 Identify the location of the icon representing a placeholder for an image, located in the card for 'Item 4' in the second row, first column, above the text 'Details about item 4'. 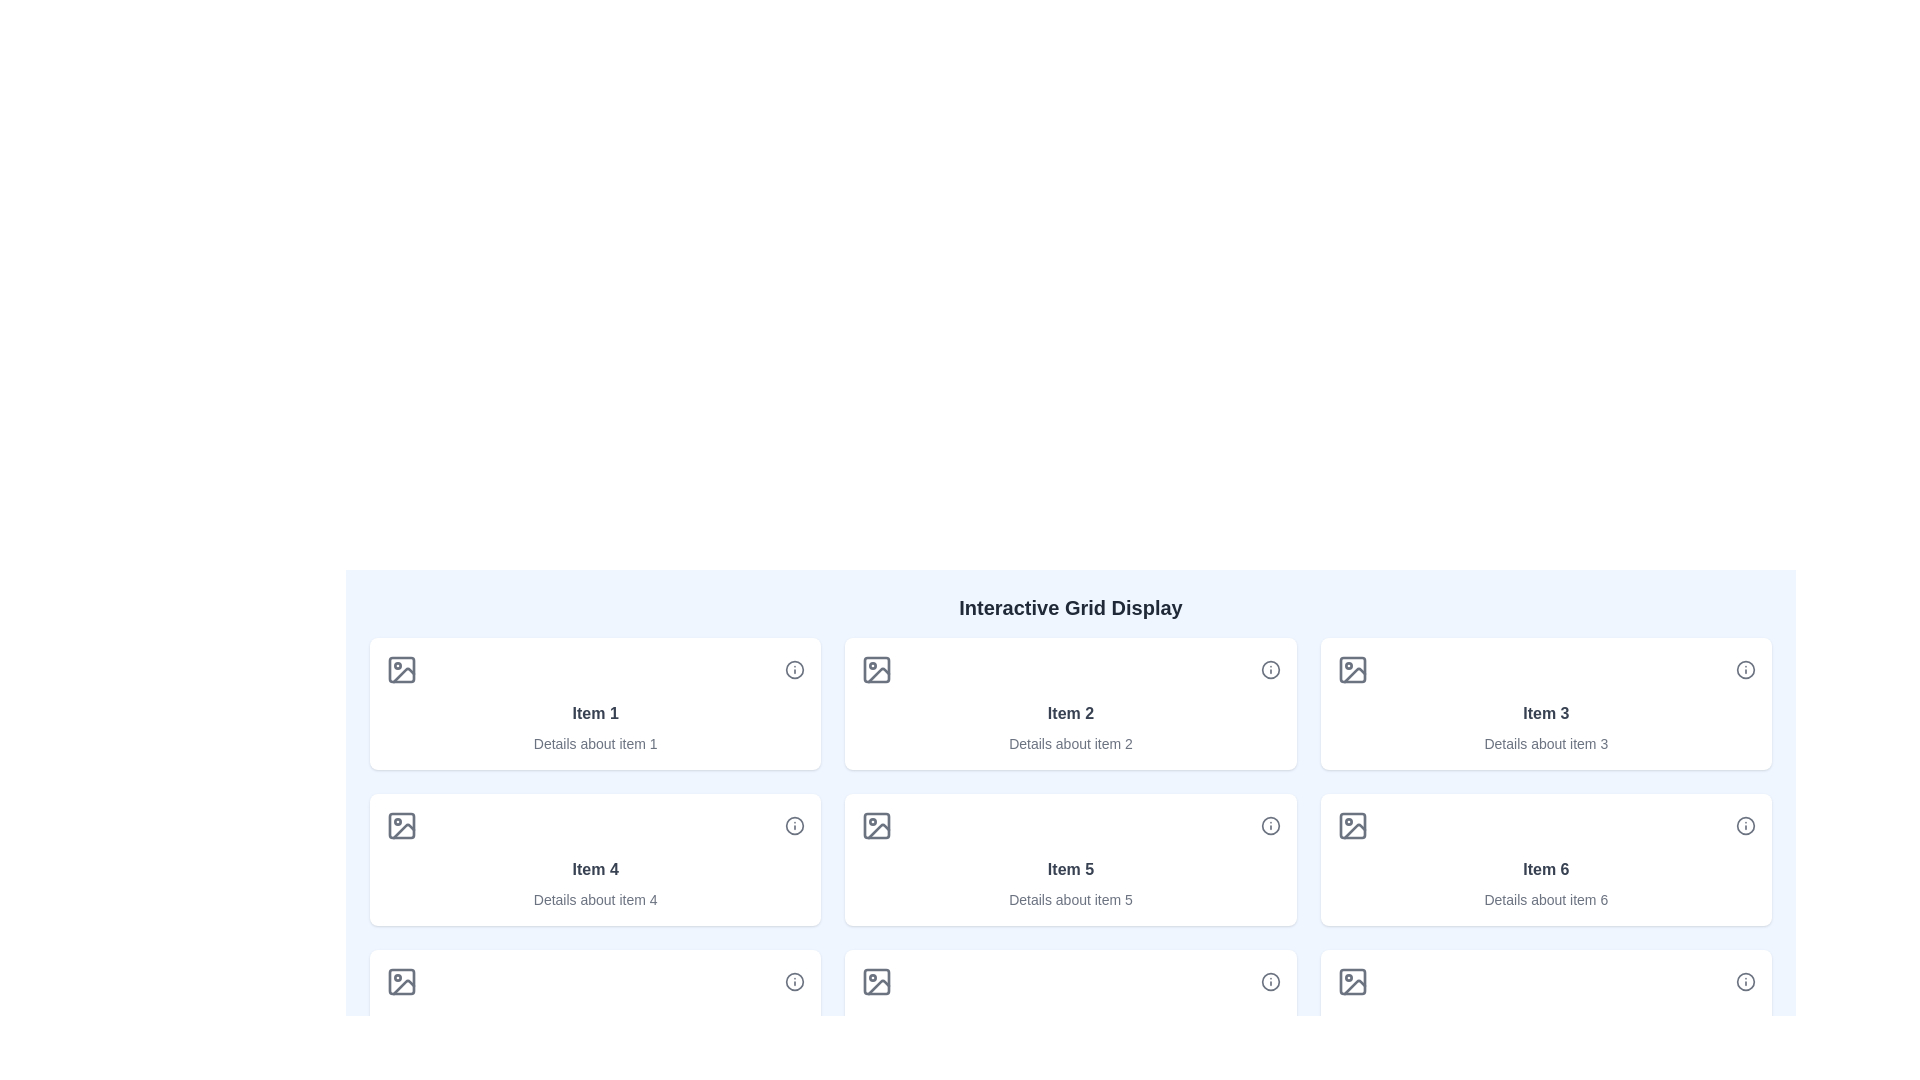
(401, 825).